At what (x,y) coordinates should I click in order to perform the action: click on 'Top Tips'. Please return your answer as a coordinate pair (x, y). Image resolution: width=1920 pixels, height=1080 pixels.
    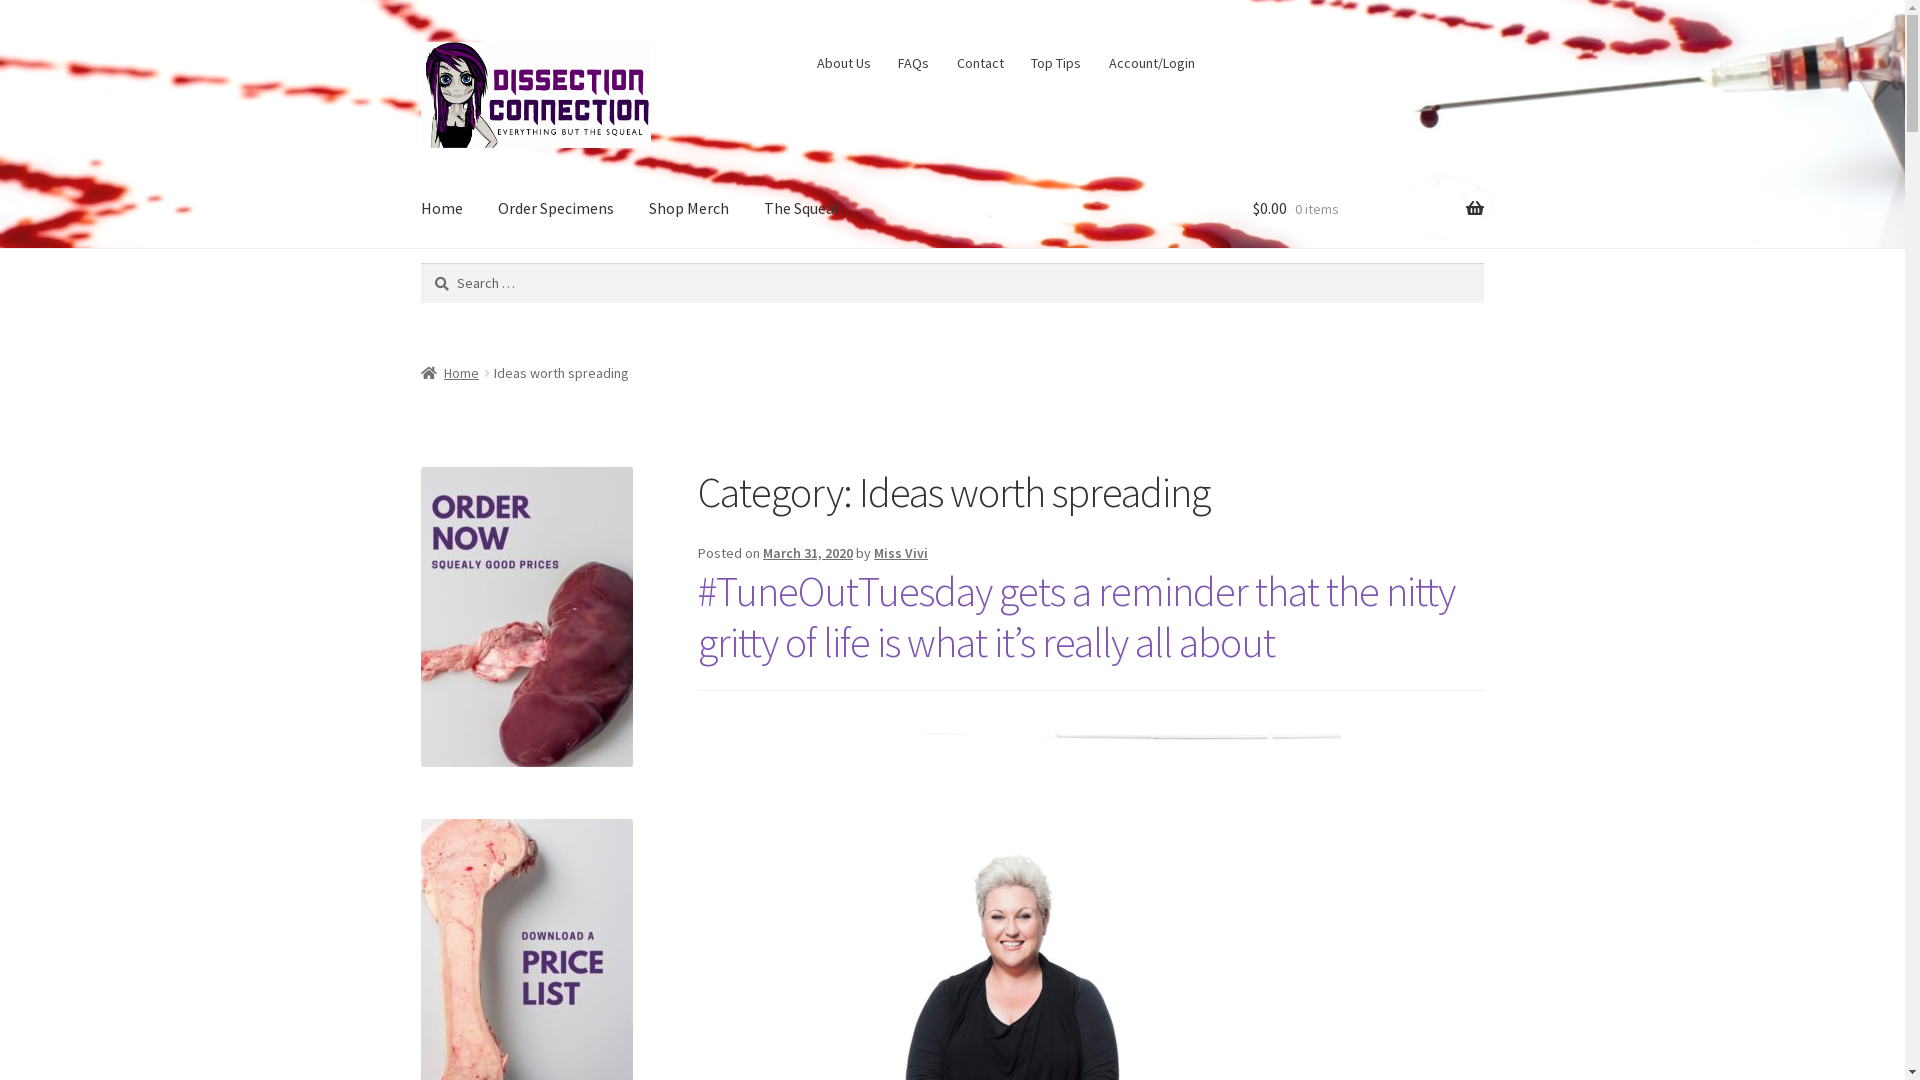
    Looking at the image, I should click on (1055, 61).